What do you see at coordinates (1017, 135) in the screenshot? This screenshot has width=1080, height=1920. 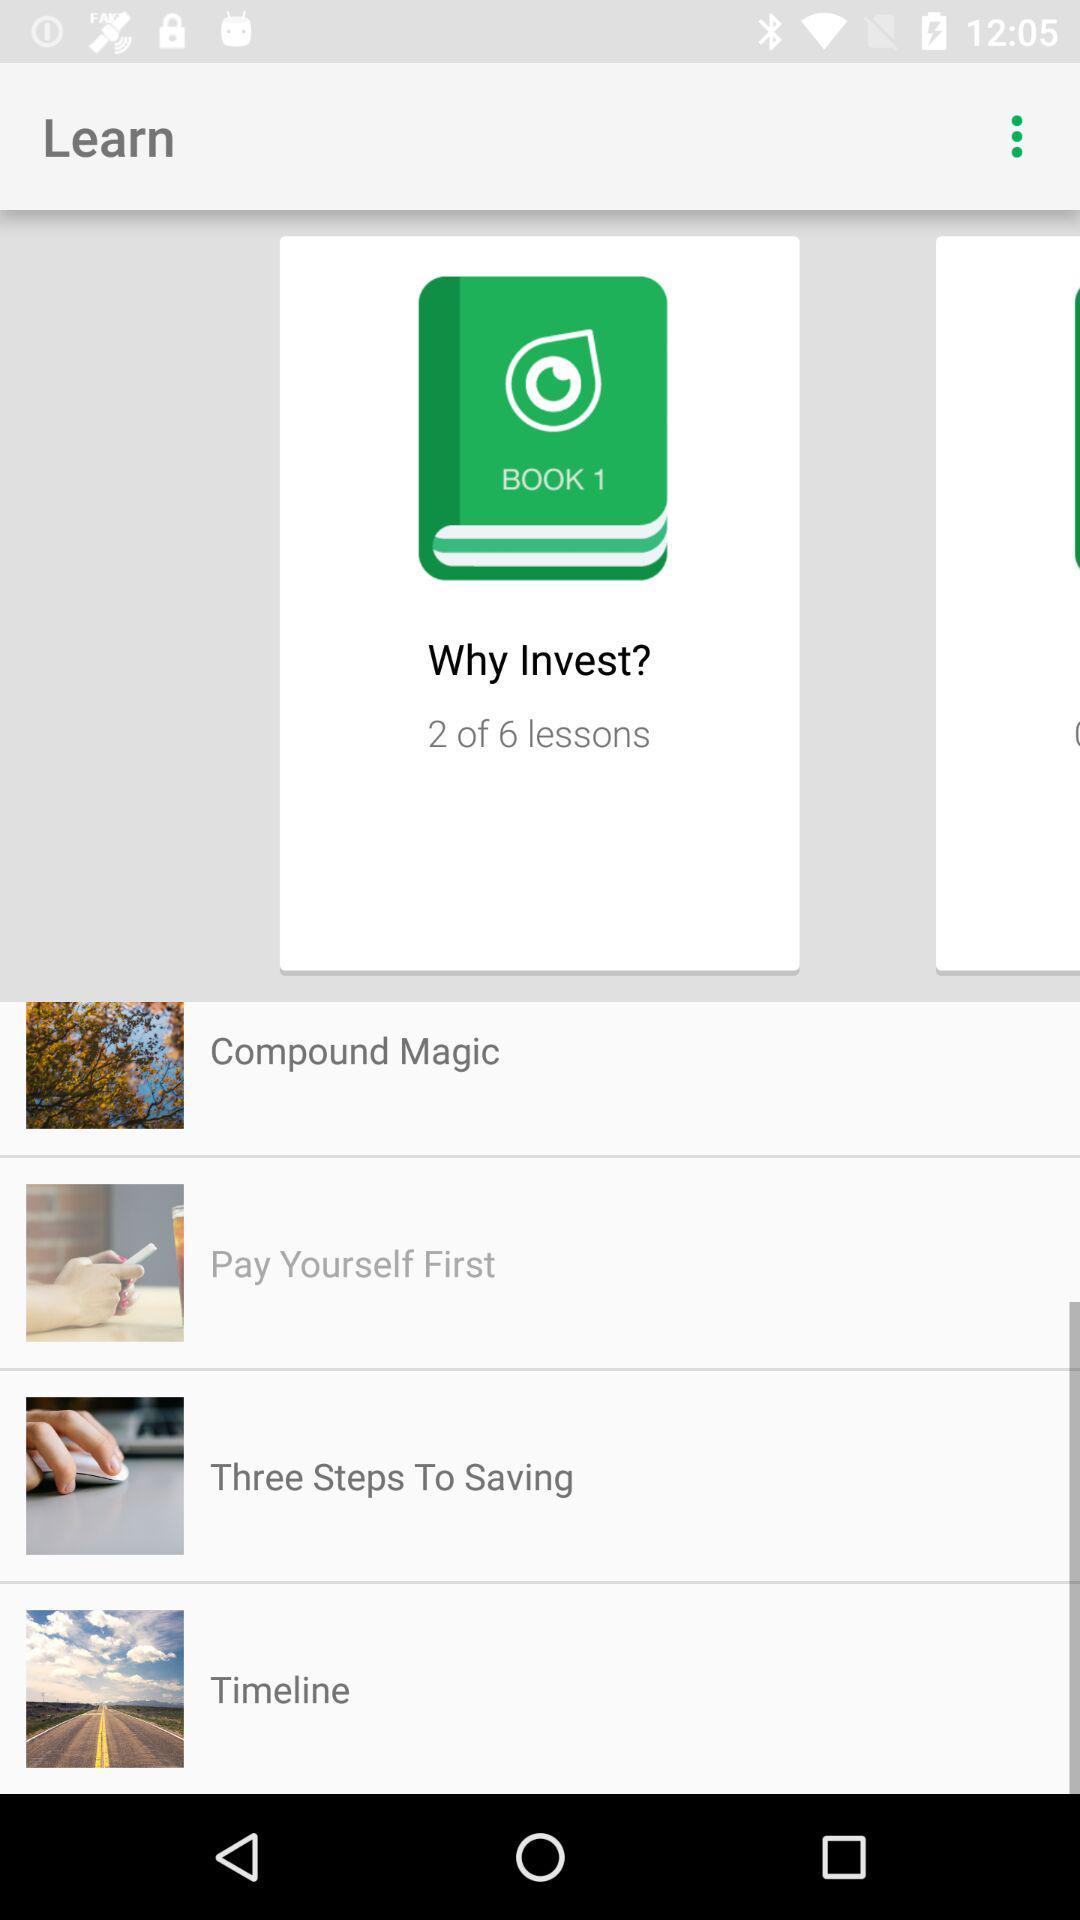 I see `menu` at bounding box center [1017, 135].